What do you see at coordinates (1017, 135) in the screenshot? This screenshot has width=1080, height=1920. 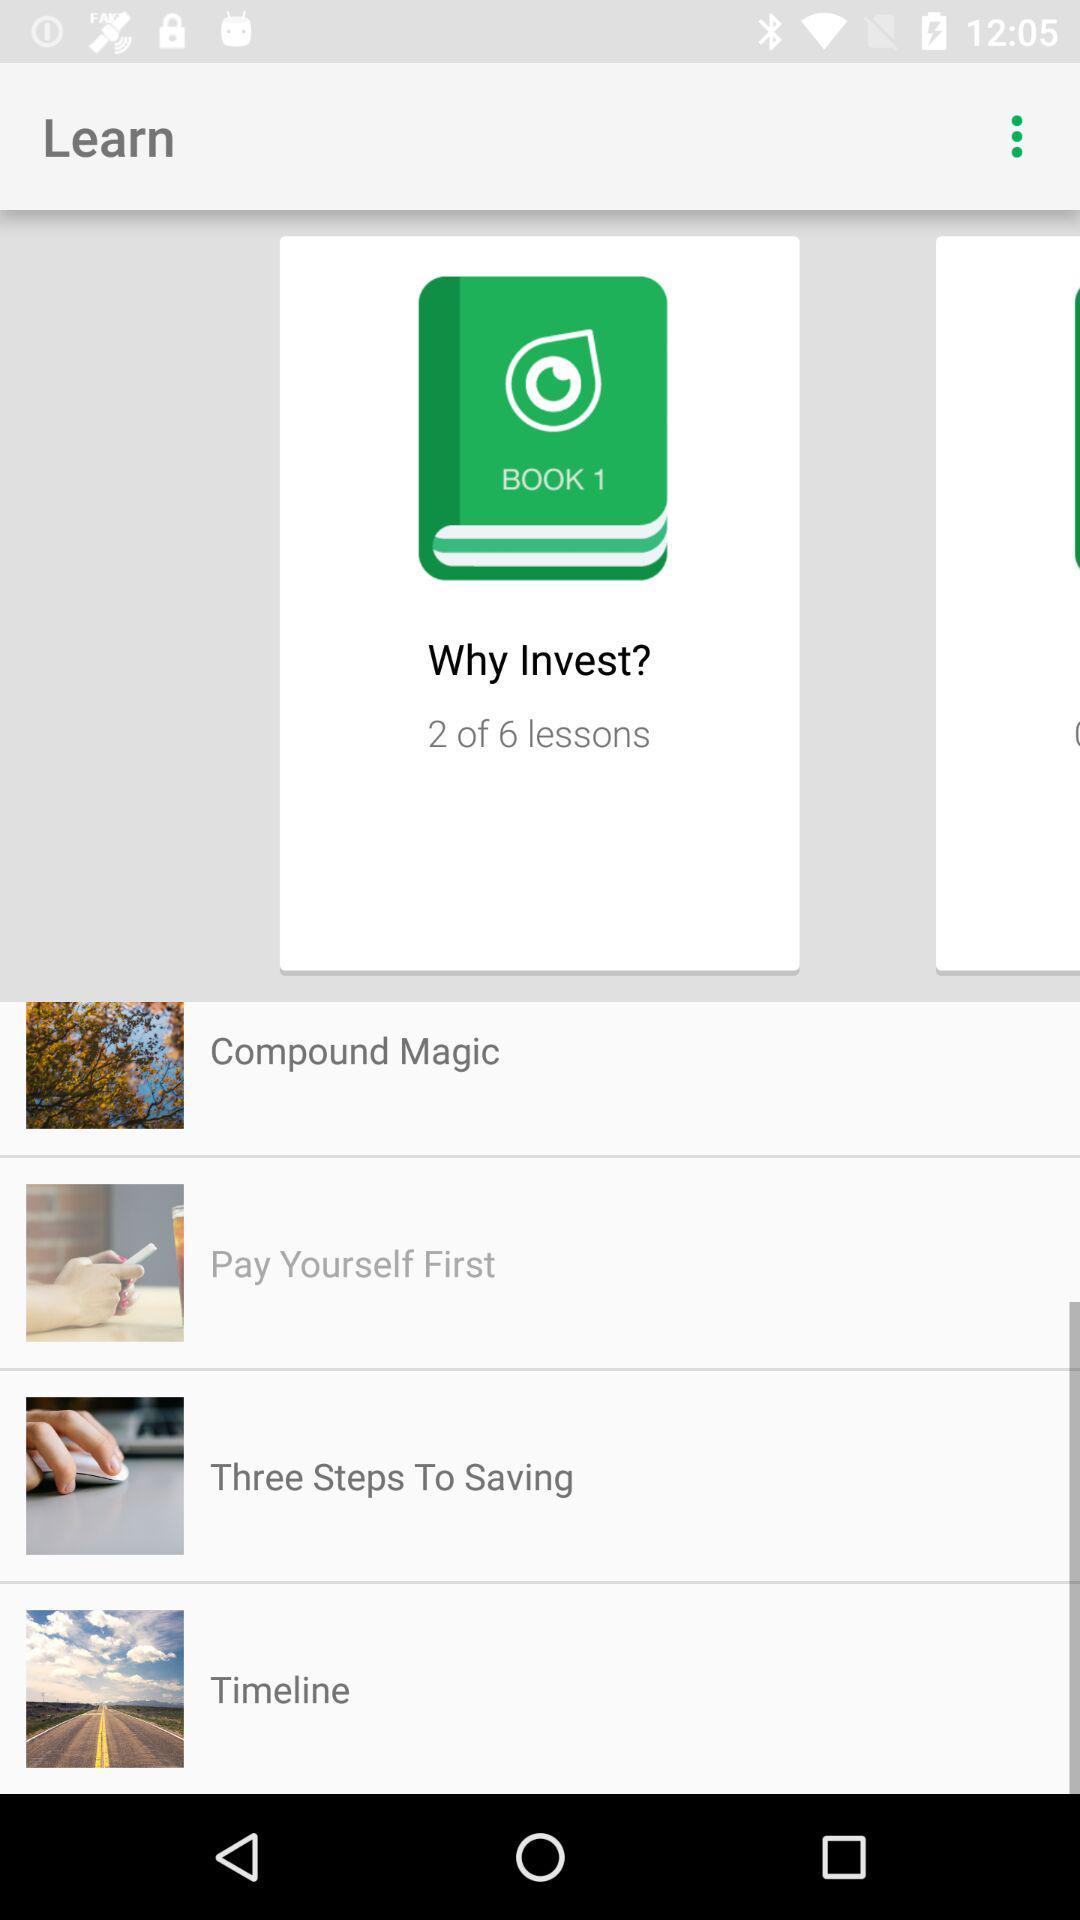 I see `menu` at bounding box center [1017, 135].